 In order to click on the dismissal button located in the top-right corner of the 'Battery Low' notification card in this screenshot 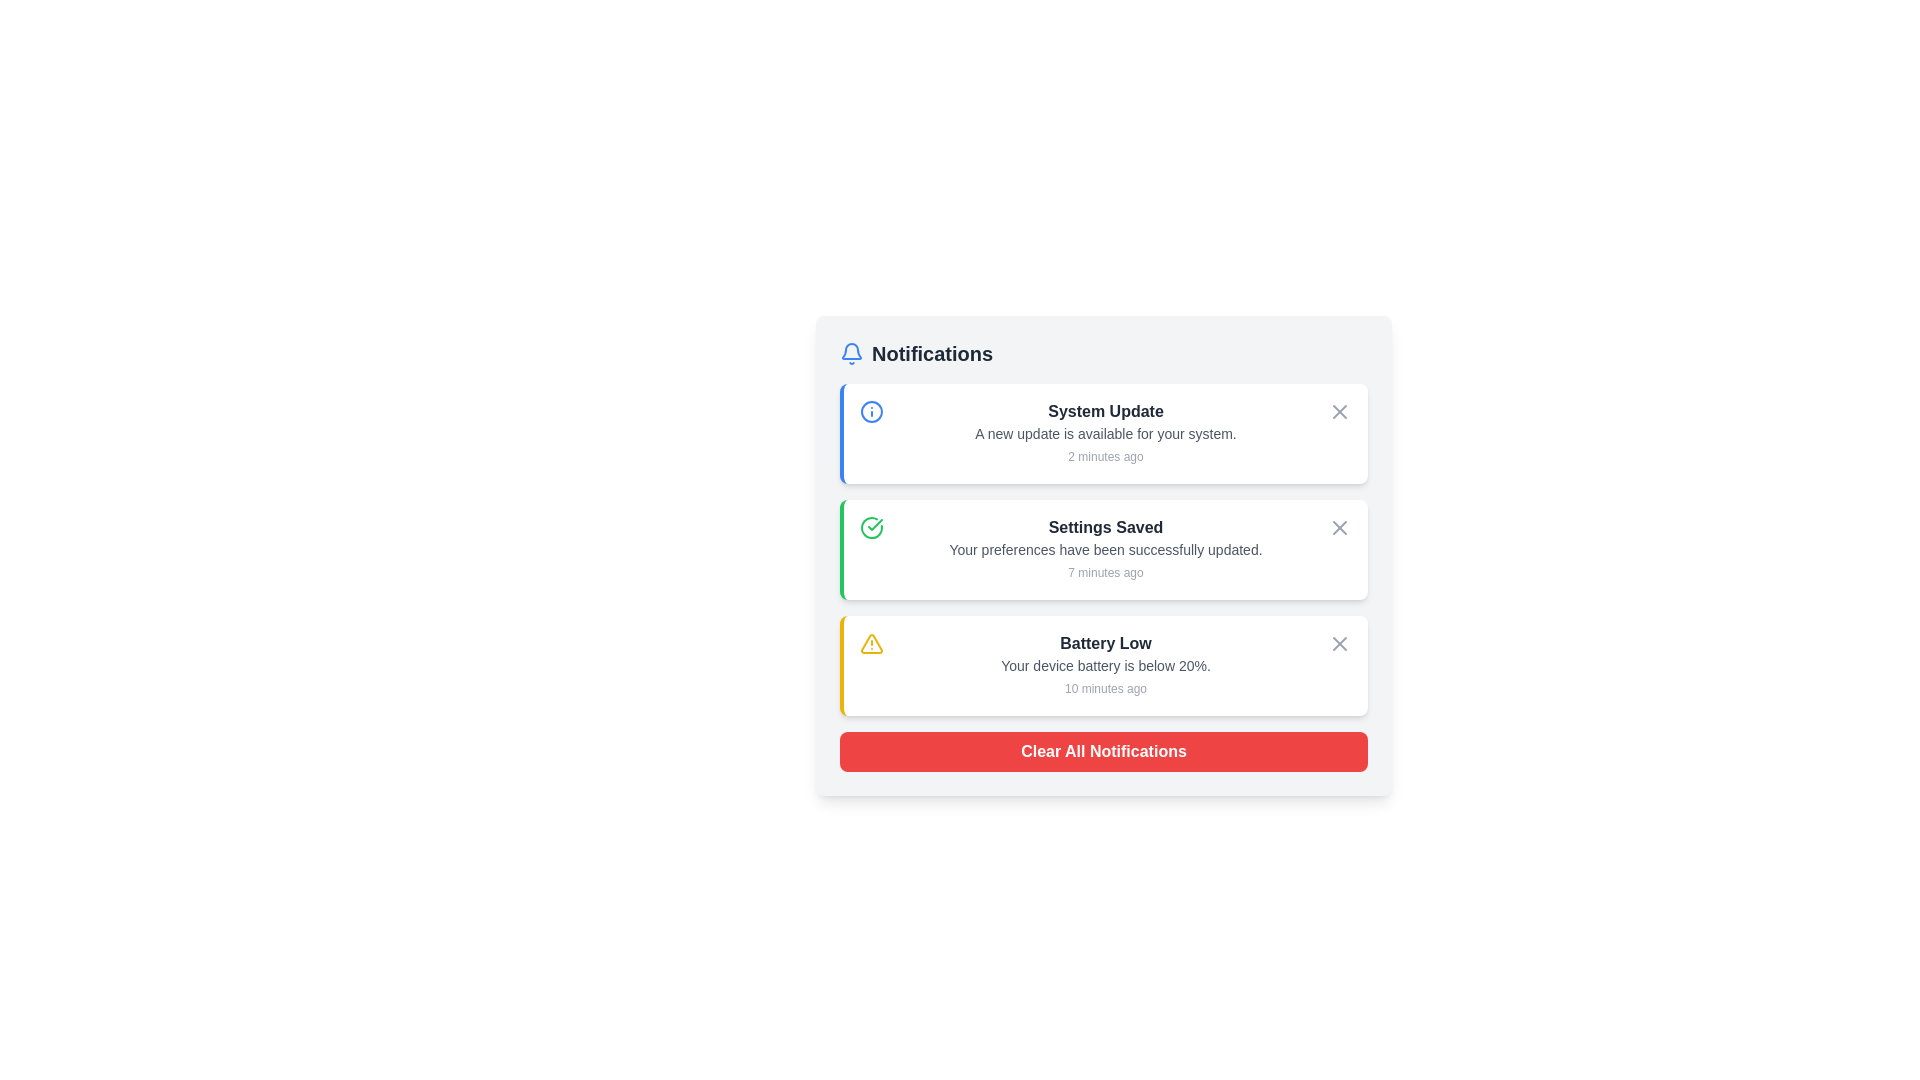, I will do `click(1339, 644)`.